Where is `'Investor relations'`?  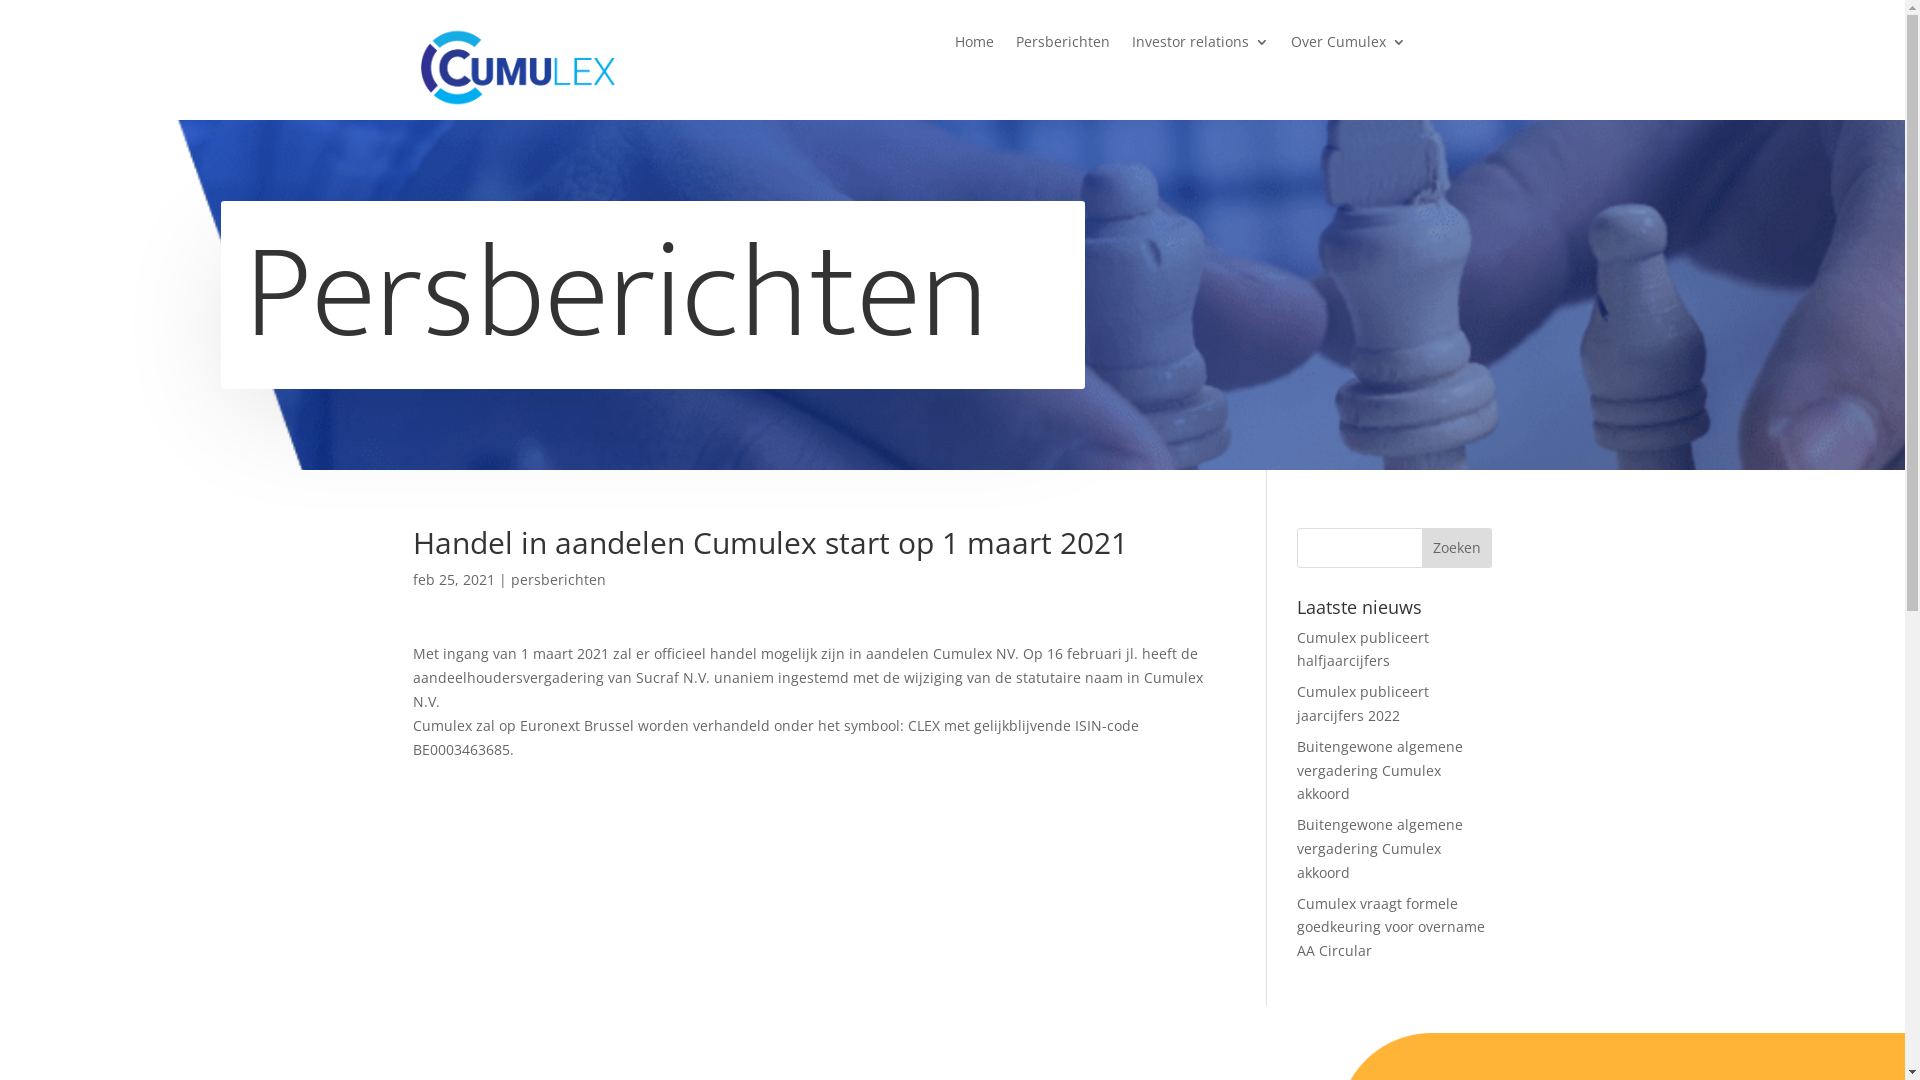
'Investor relations' is located at coordinates (1200, 45).